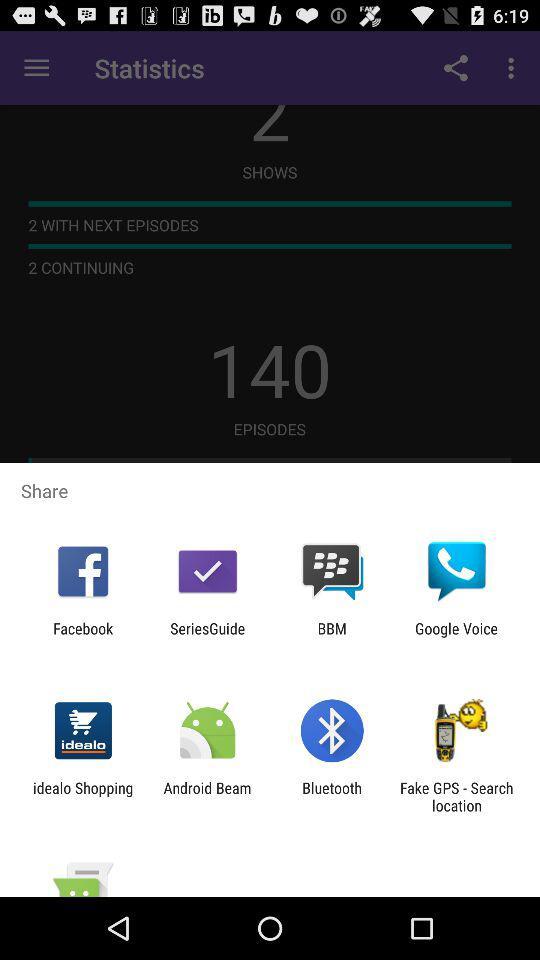 This screenshot has height=960, width=540. I want to click on item to the right of the idealo shopping item, so click(206, 796).